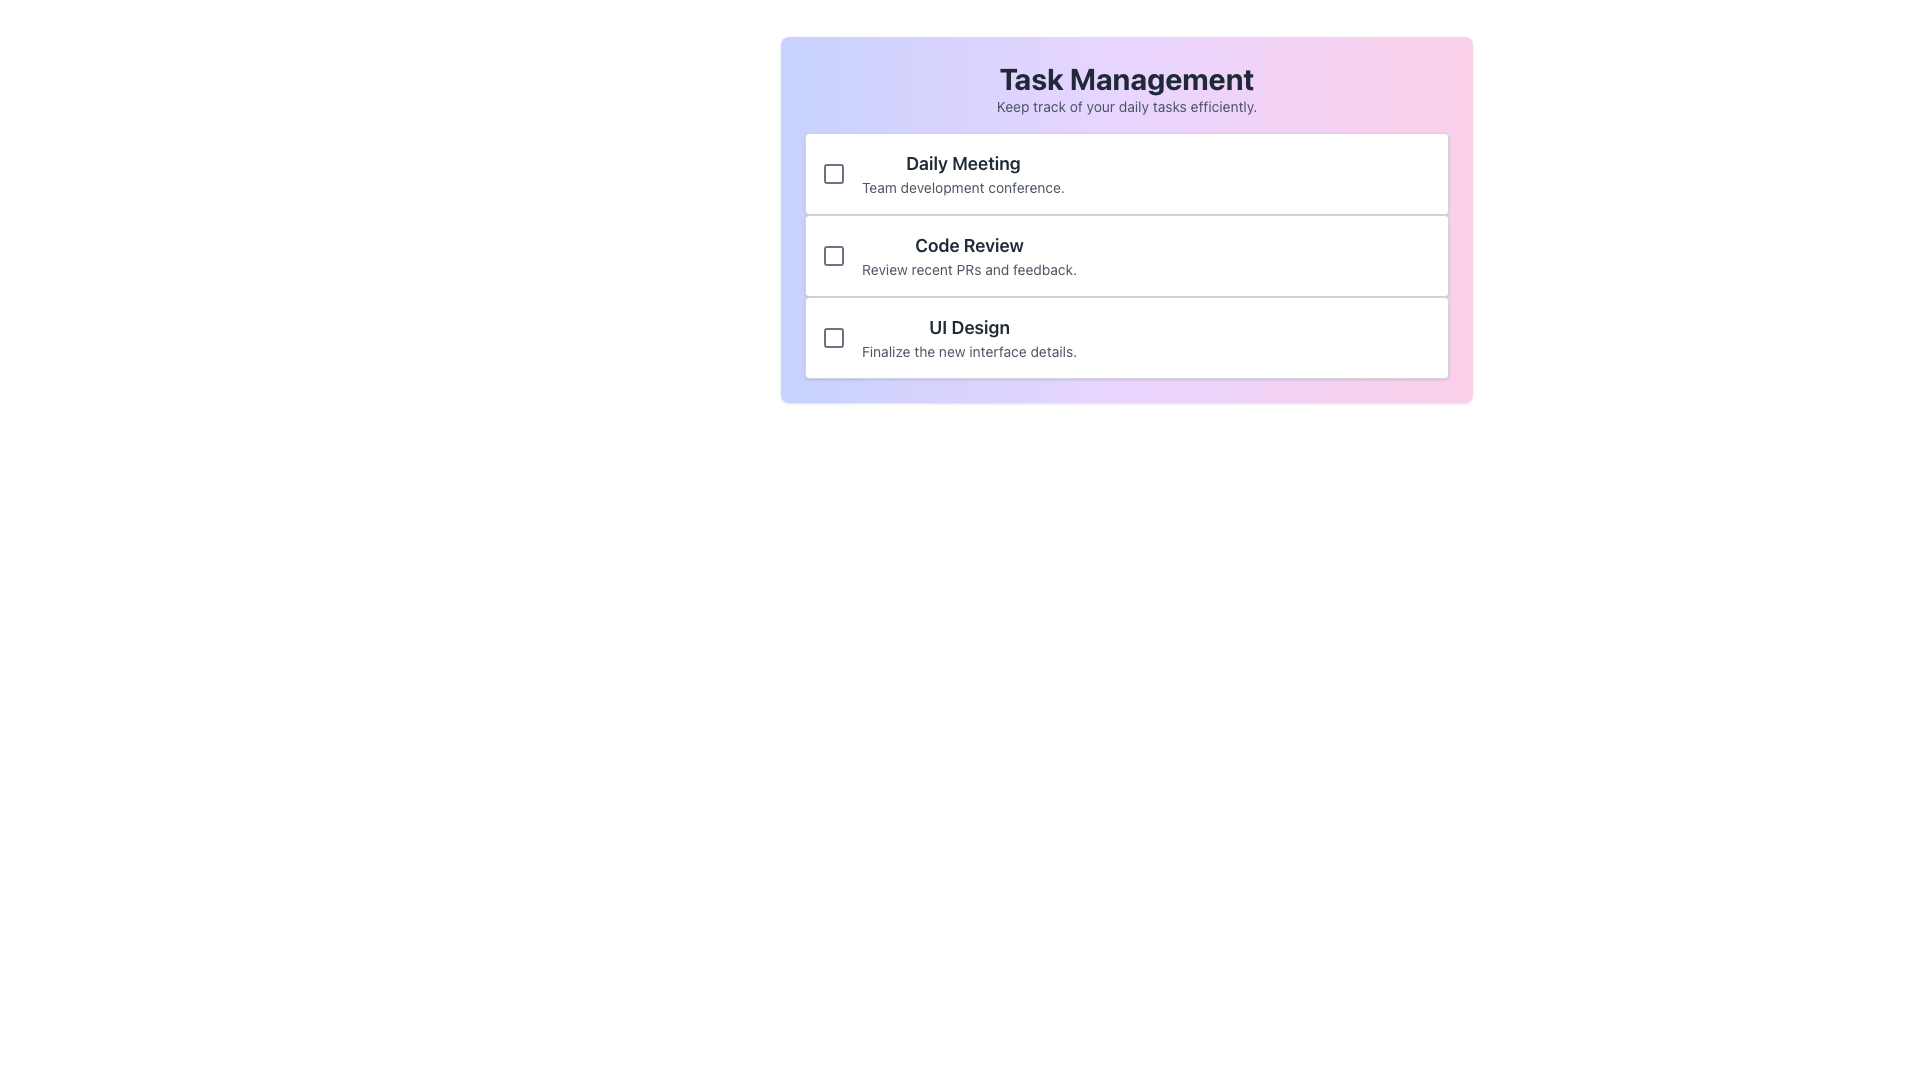  Describe the element at coordinates (834, 337) in the screenshot. I see `the checkbox located to the left of the 'UI Design' text in the lower section of the 'Task Management' panel by clicking it` at that location.